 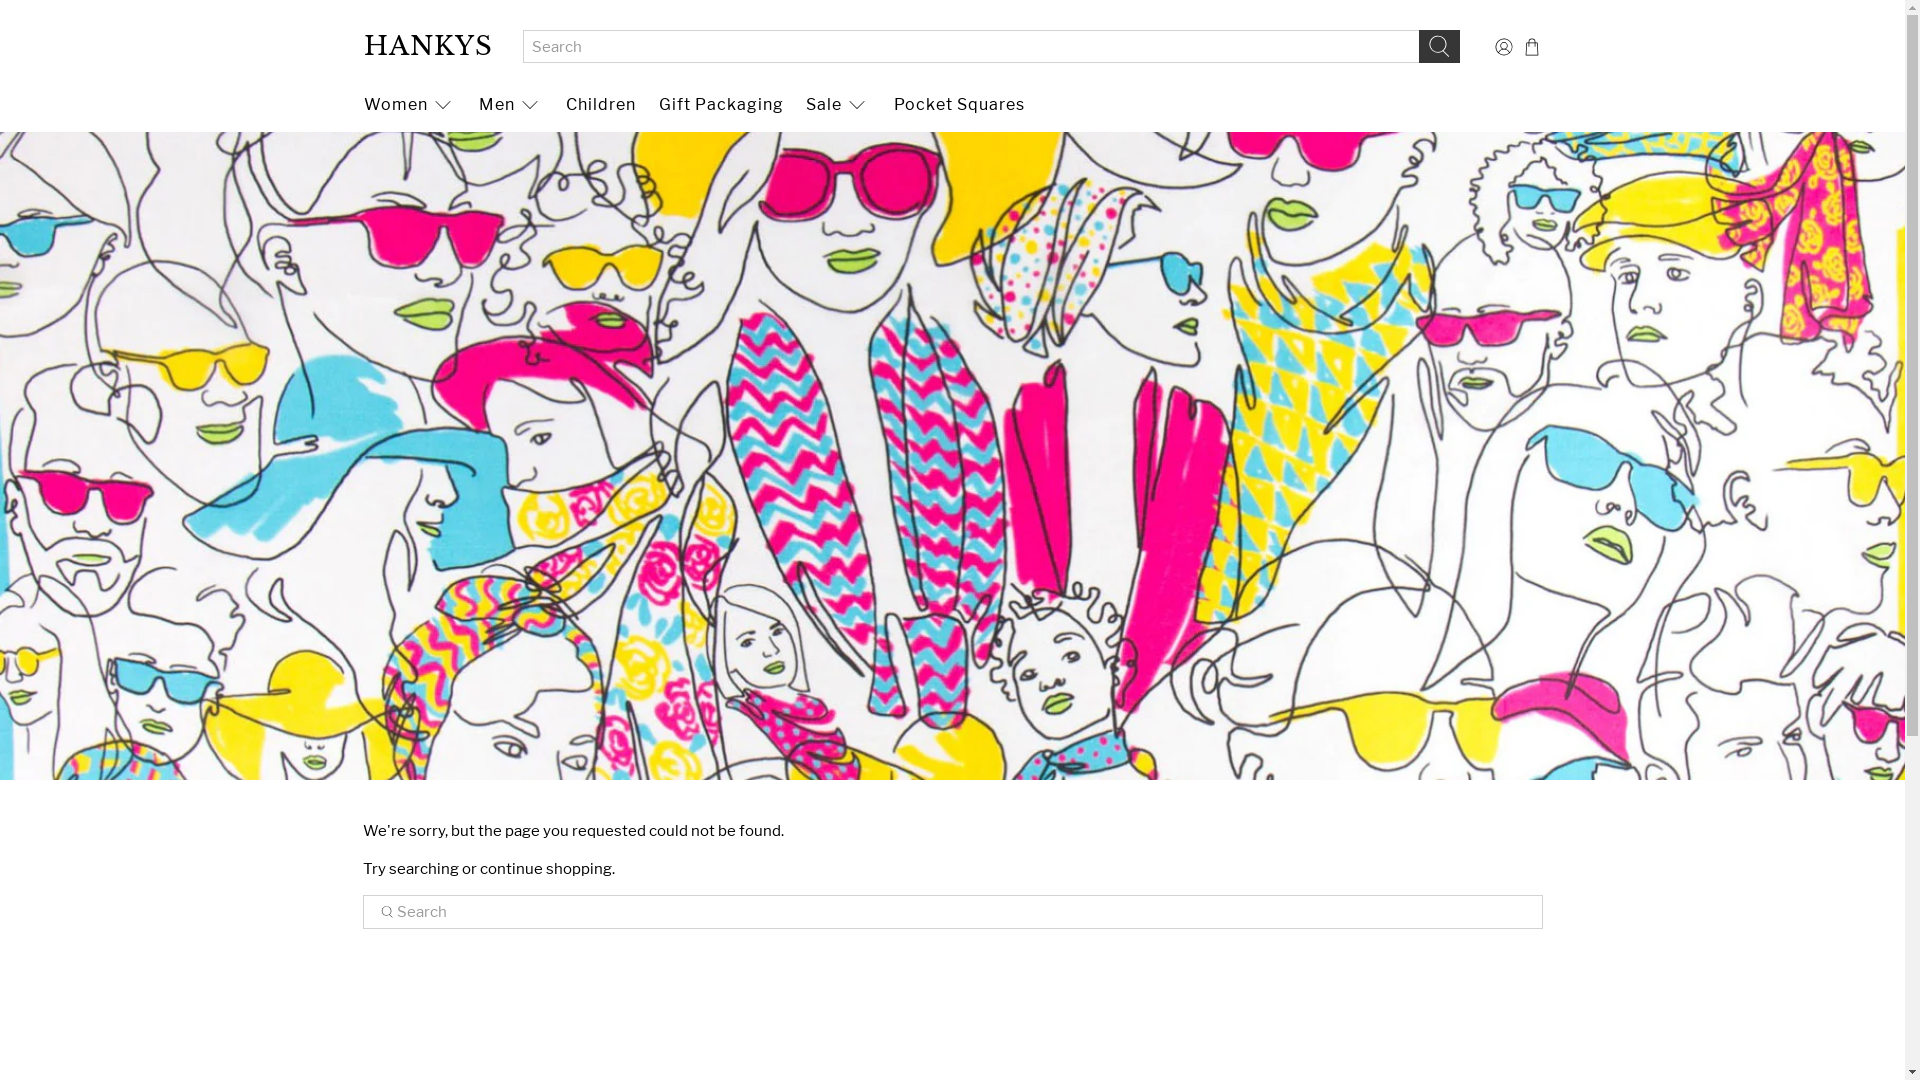 I want to click on 'Children', so click(x=600, y=104).